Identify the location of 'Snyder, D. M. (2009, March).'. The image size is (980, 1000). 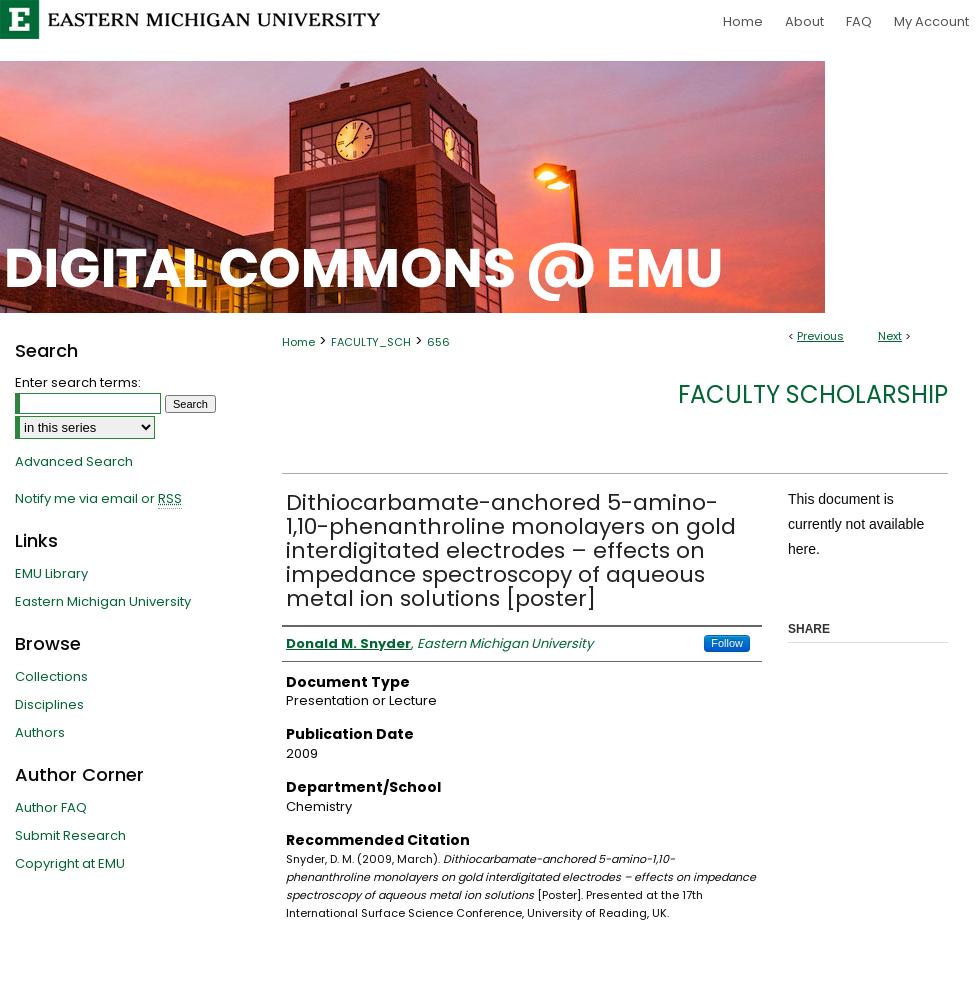
(285, 858).